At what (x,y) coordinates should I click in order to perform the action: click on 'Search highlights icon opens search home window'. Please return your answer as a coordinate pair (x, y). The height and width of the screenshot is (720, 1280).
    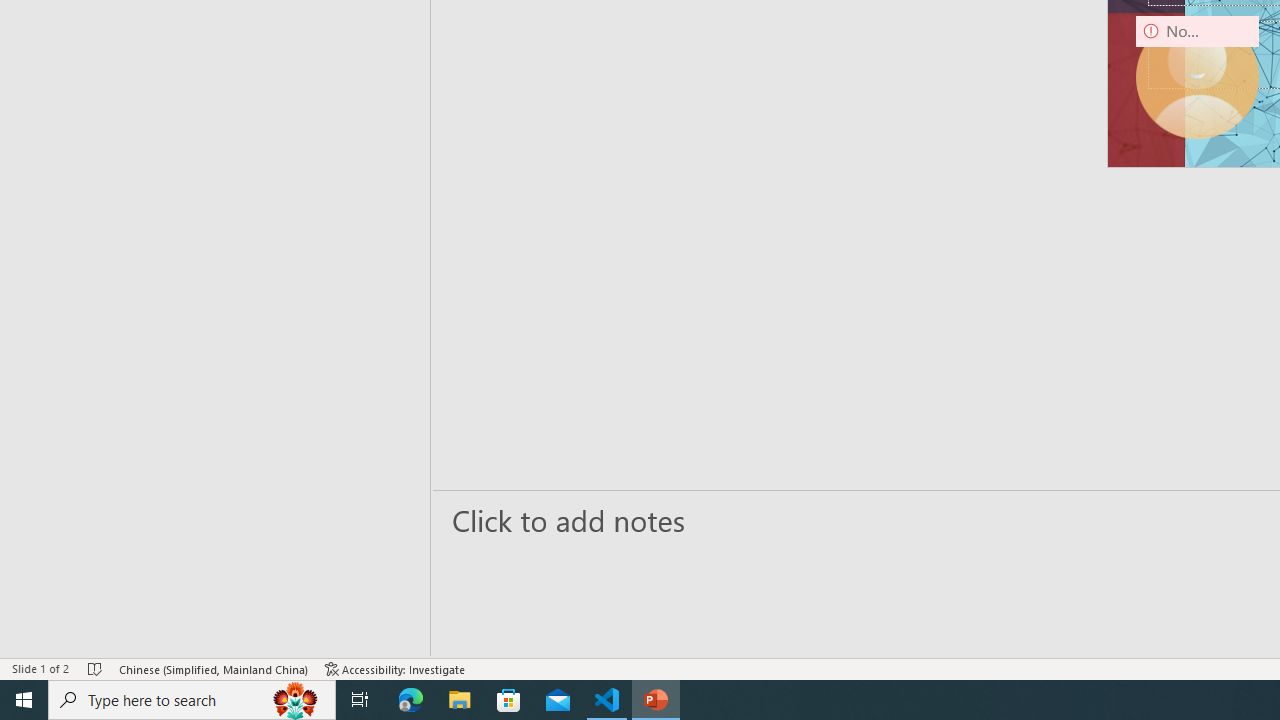
    Looking at the image, I should click on (294, 698).